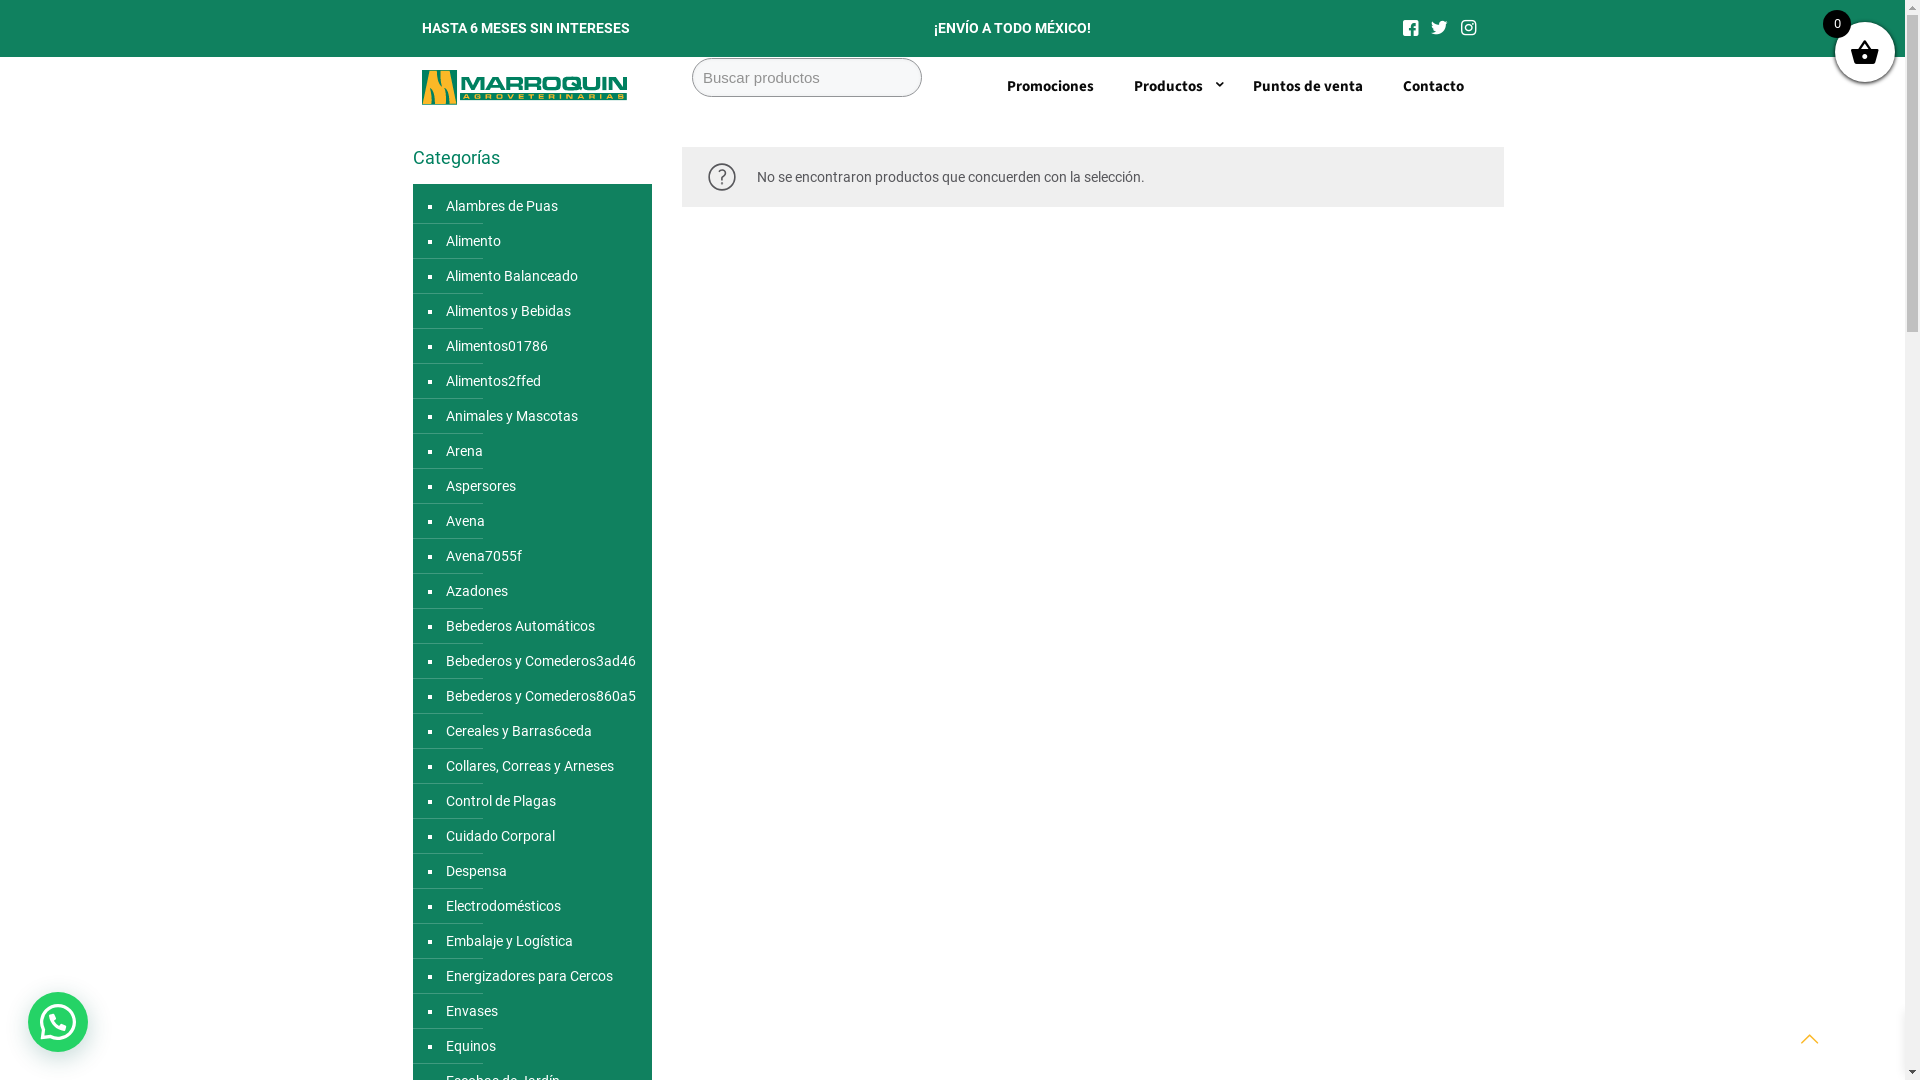  Describe the element at coordinates (1173, 86) in the screenshot. I see `'Productos'` at that location.